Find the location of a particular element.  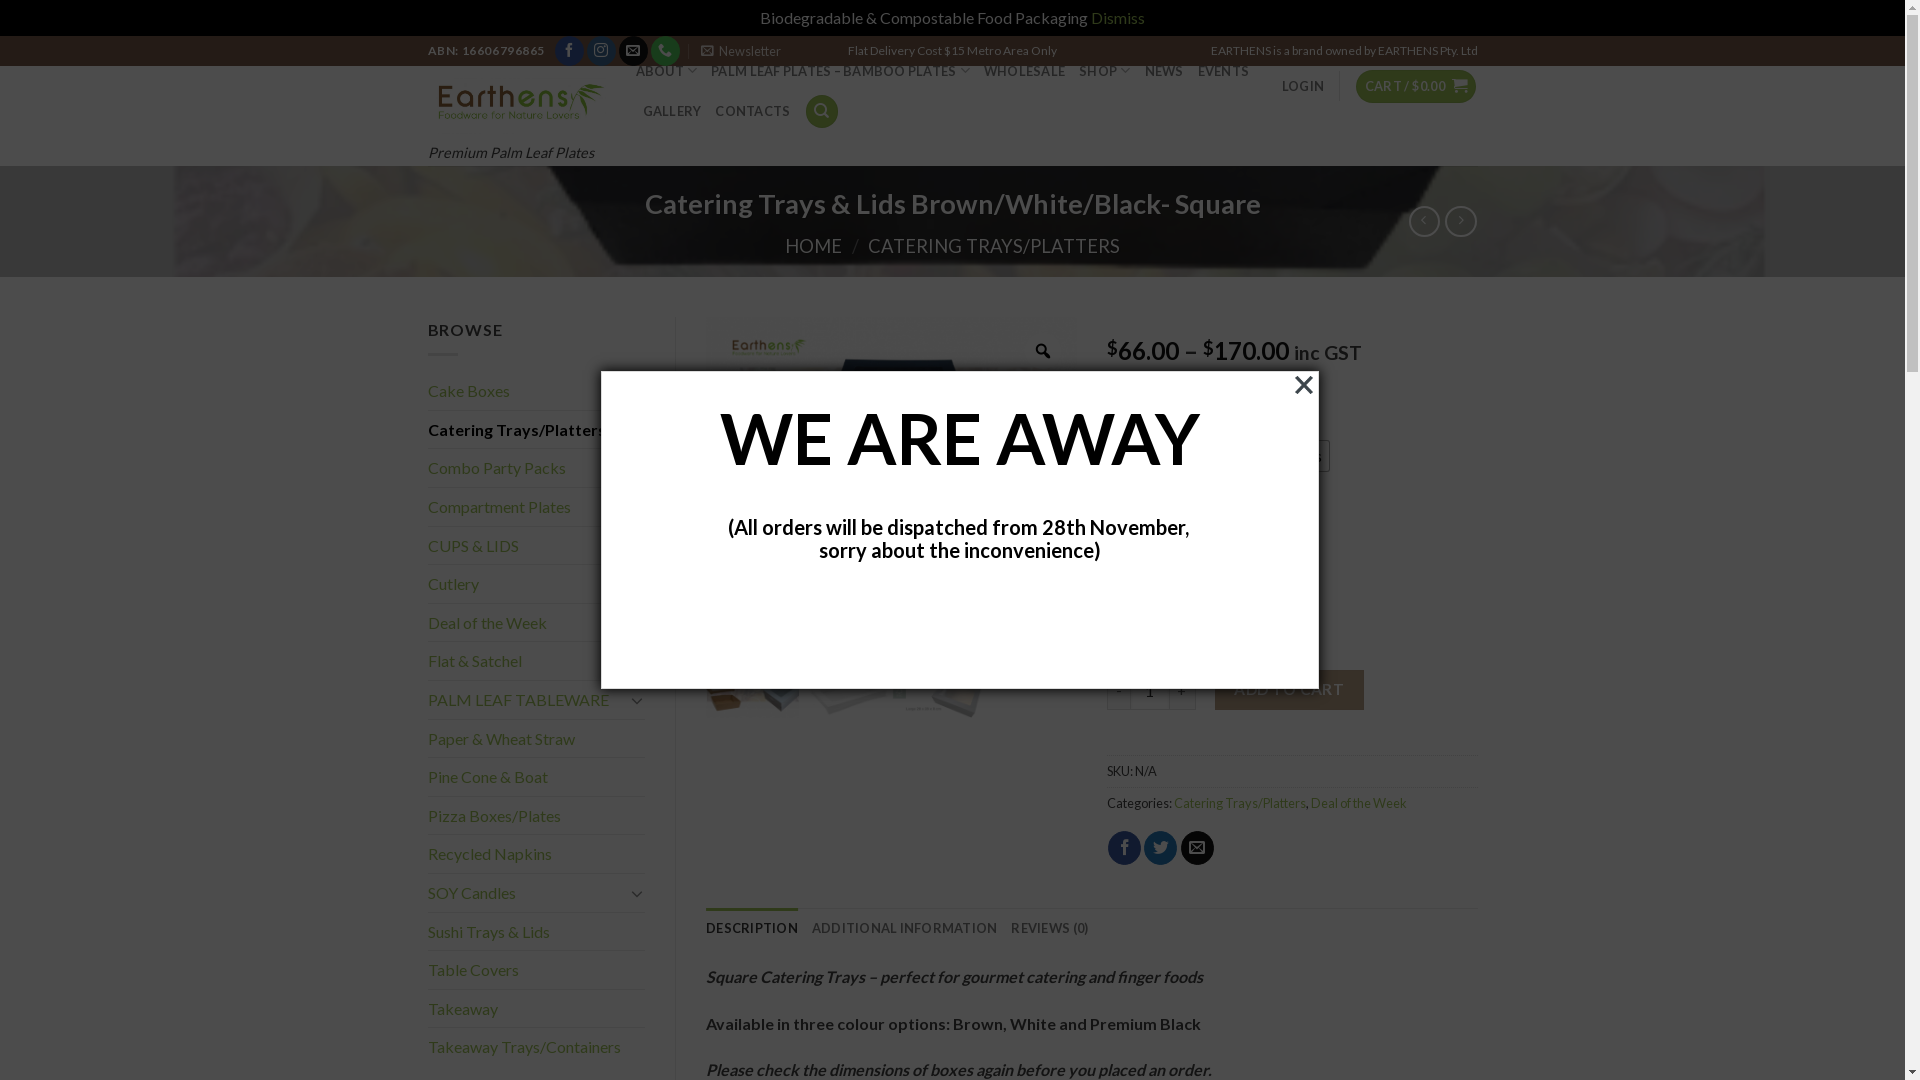

'Newsletter' is located at coordinates (739, 49).